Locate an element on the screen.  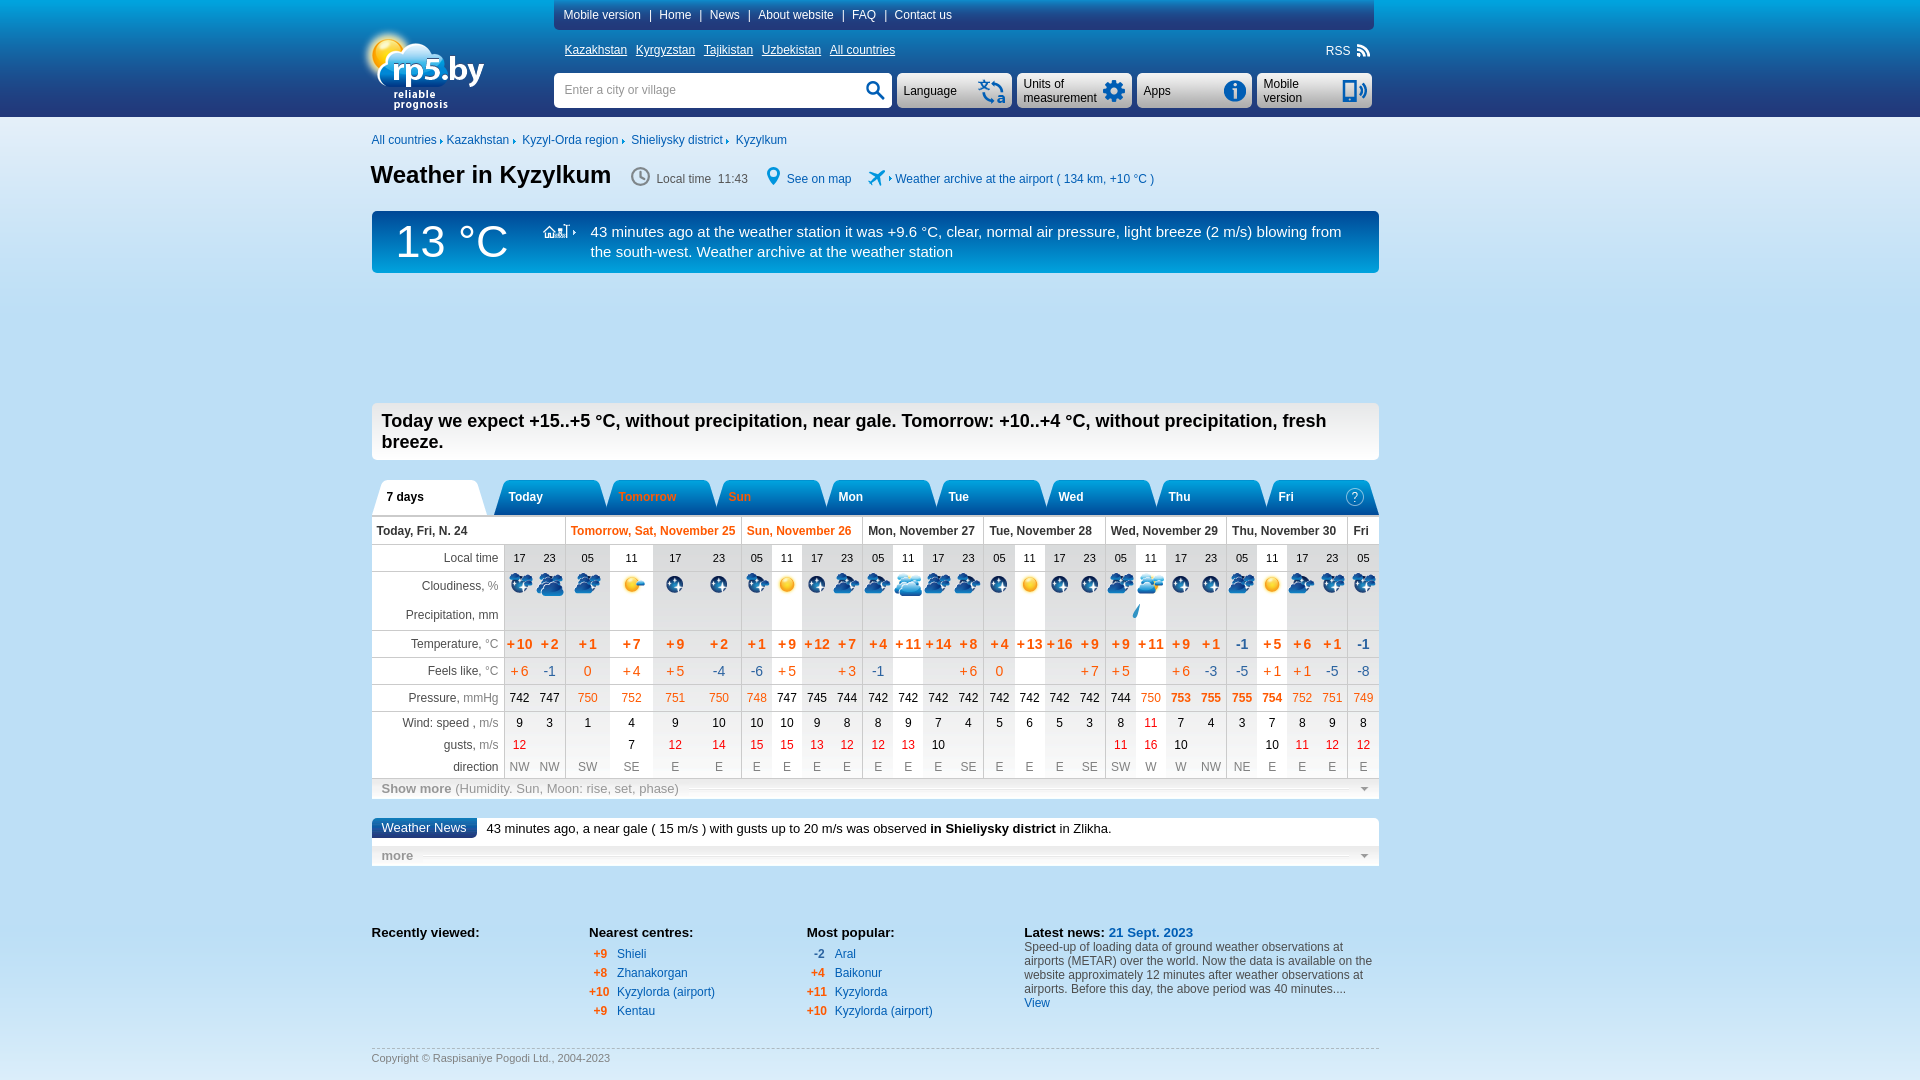
'7 days' is located at coordinates (427, 496).